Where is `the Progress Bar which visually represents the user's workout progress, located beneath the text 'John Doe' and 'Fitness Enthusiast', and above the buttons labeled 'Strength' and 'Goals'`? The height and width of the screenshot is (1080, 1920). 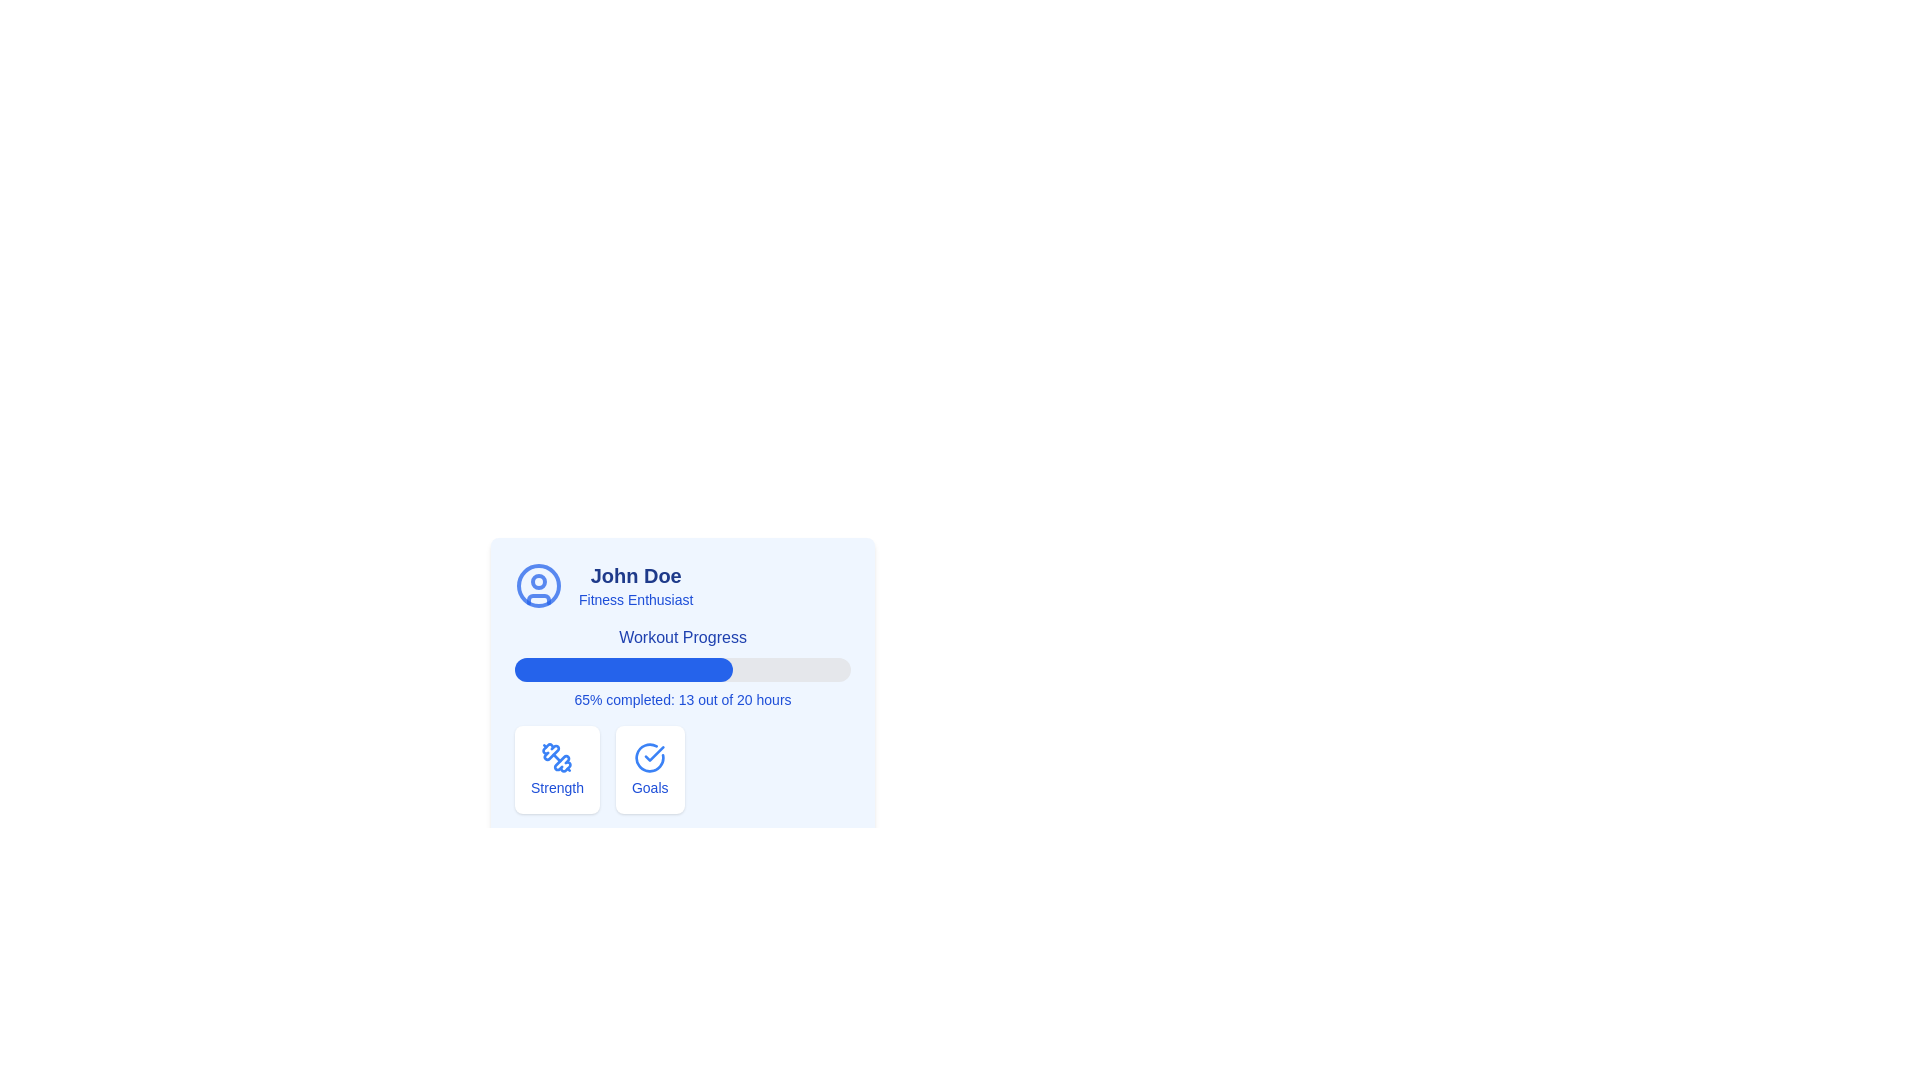
the Progress Bar which visually represents the user's workout progress, located beneath the text 'John Doe' and 'Fitness Enthusiast', and above the buttons labeled 'Strength' and 'Goals' is located at coordinates (682, 667).